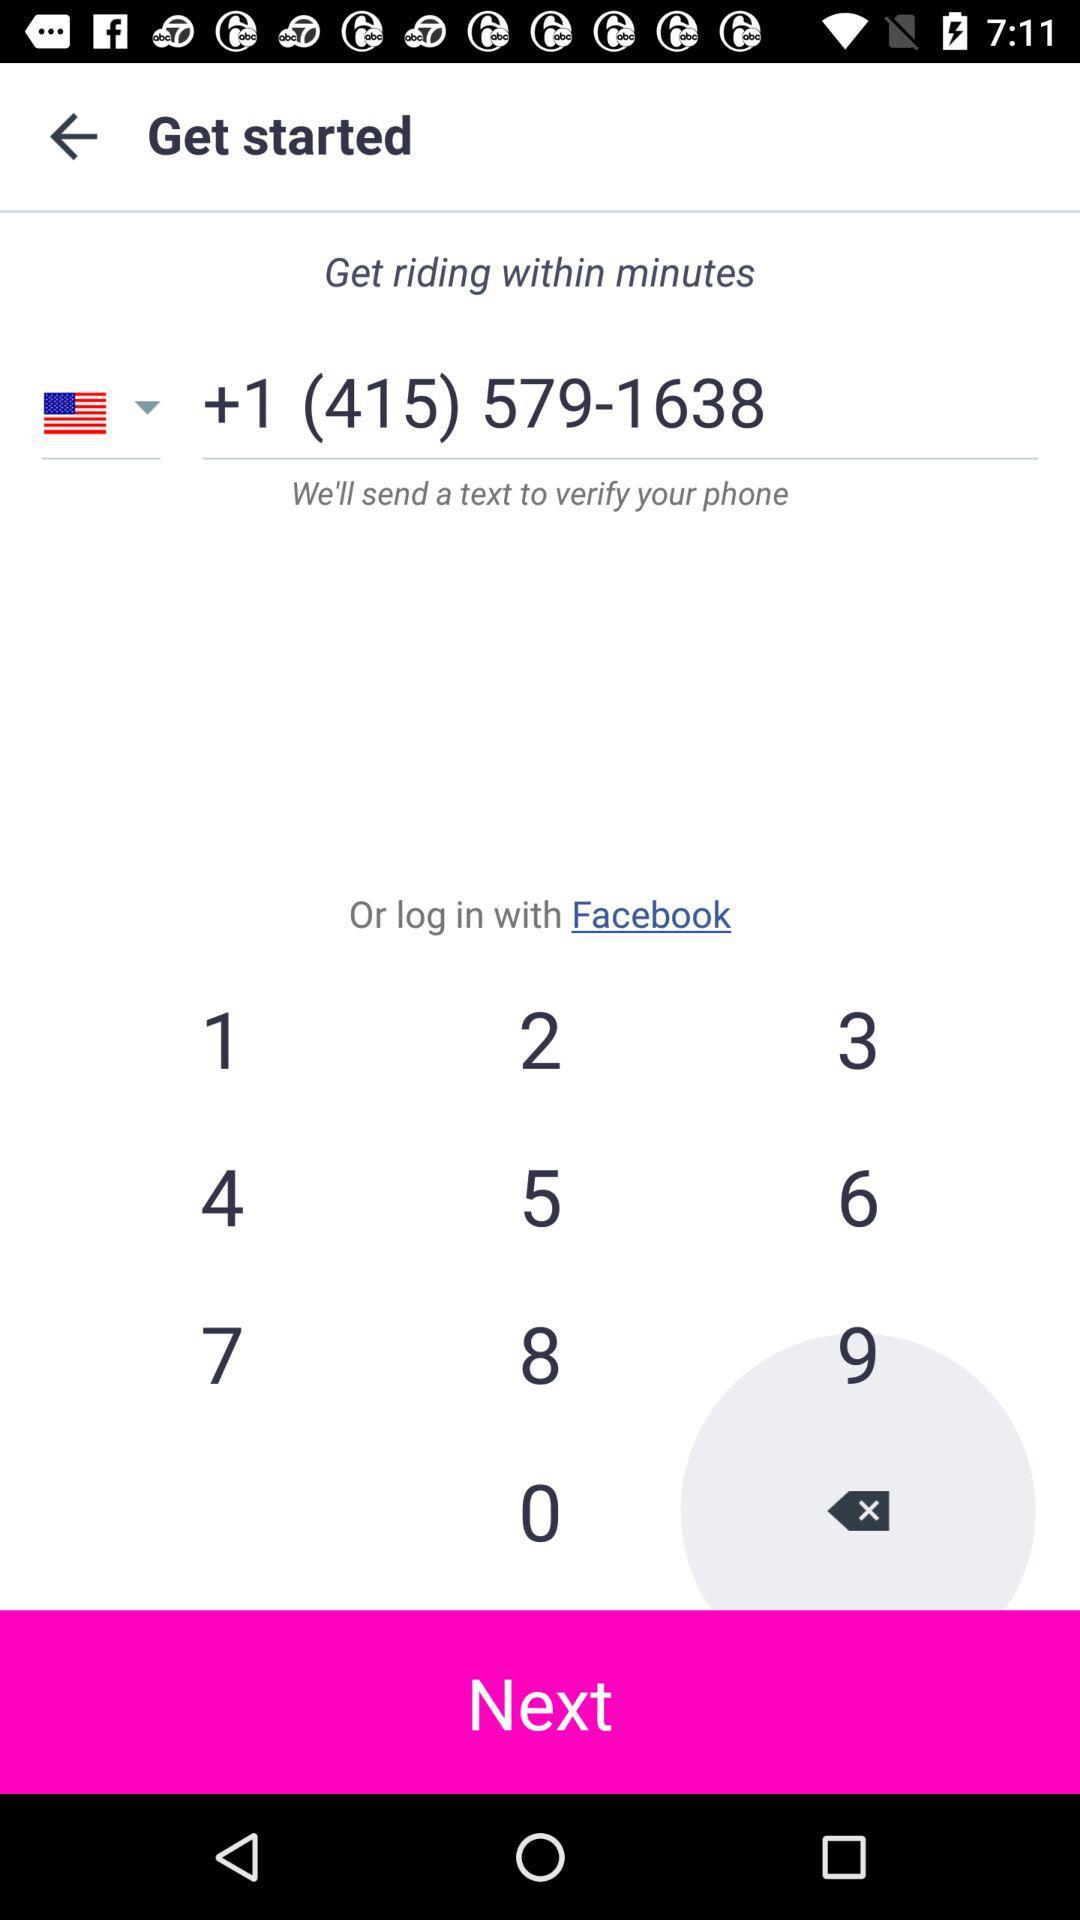 This screenshot has height=1920, width=1080. Describe the element at coordinates (856, 1037) in the screenshot. I see `the item to the right of the 2` at that location.